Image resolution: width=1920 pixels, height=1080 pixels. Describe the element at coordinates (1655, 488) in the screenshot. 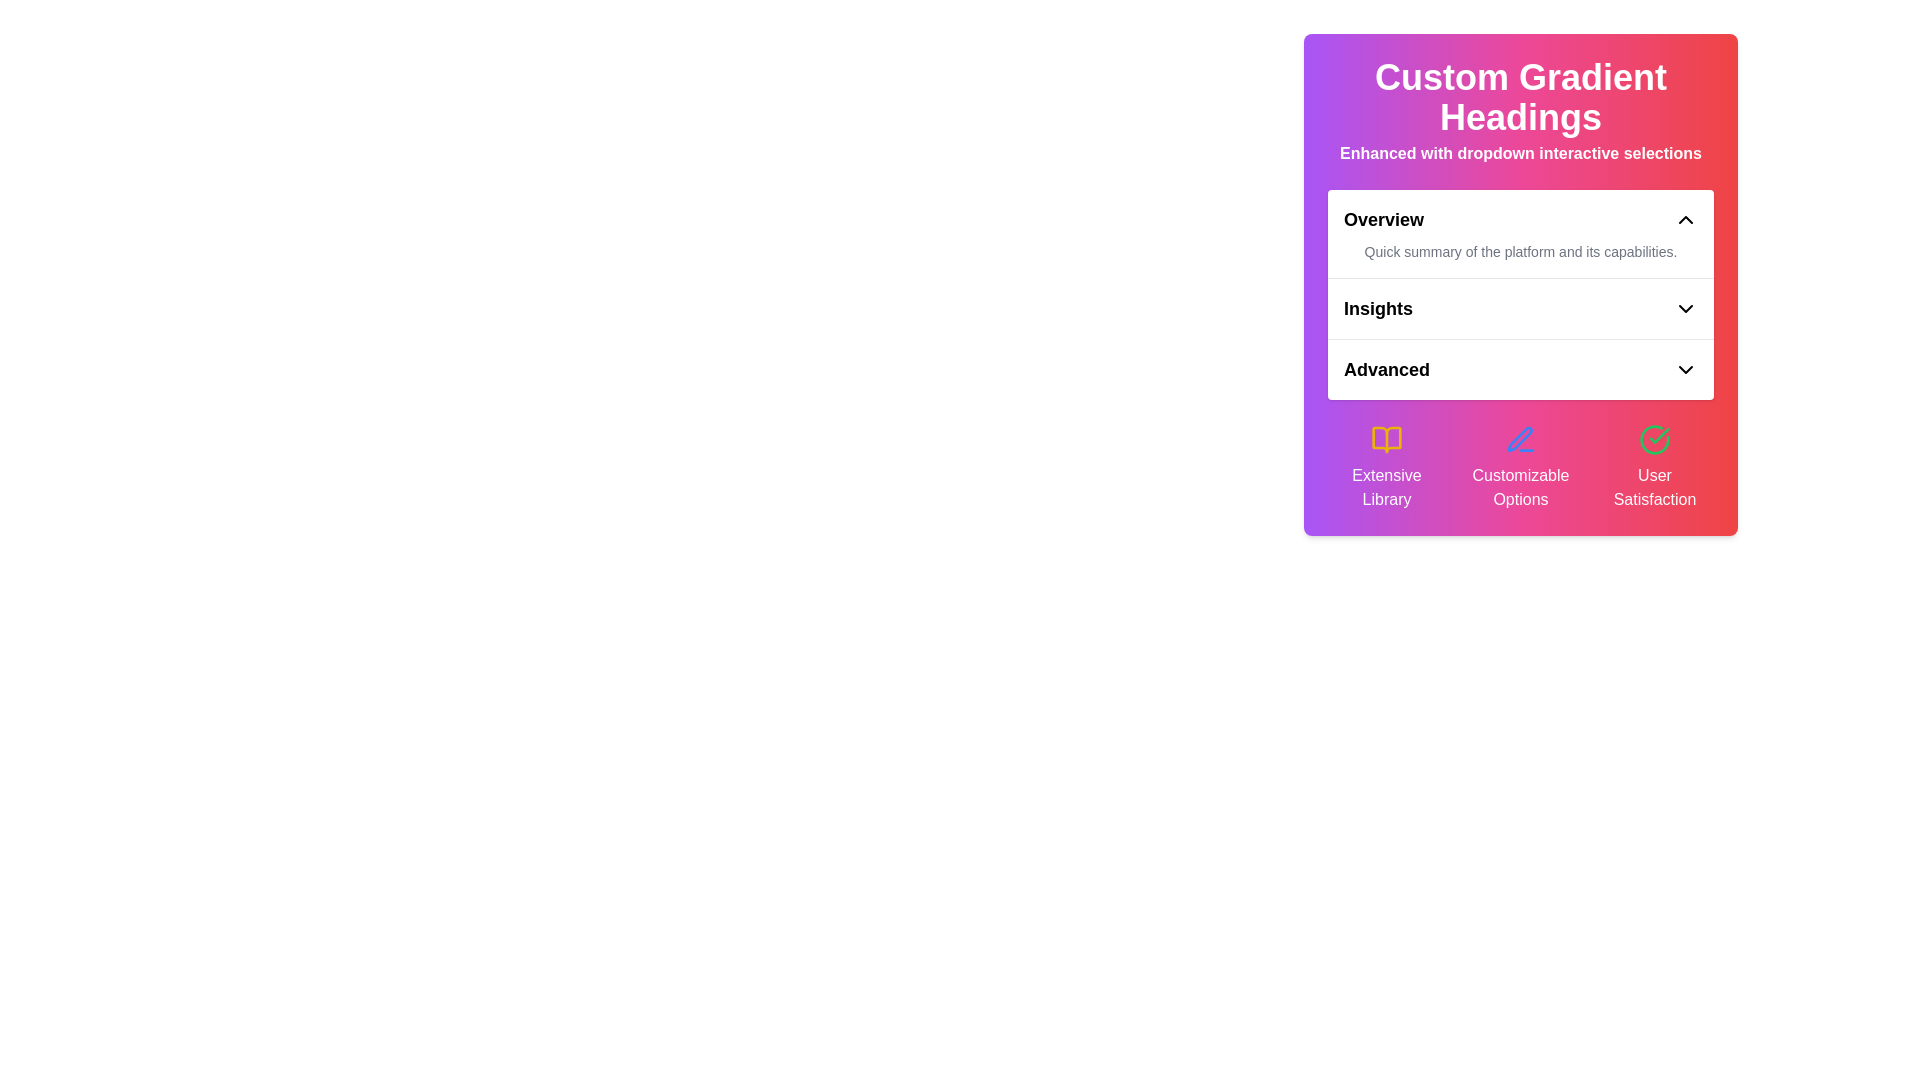

I see `the 'User Satisfaction' text label, which is styled with medium weight font in white color and located in the bottom-right section of the gradient panel` at that location.